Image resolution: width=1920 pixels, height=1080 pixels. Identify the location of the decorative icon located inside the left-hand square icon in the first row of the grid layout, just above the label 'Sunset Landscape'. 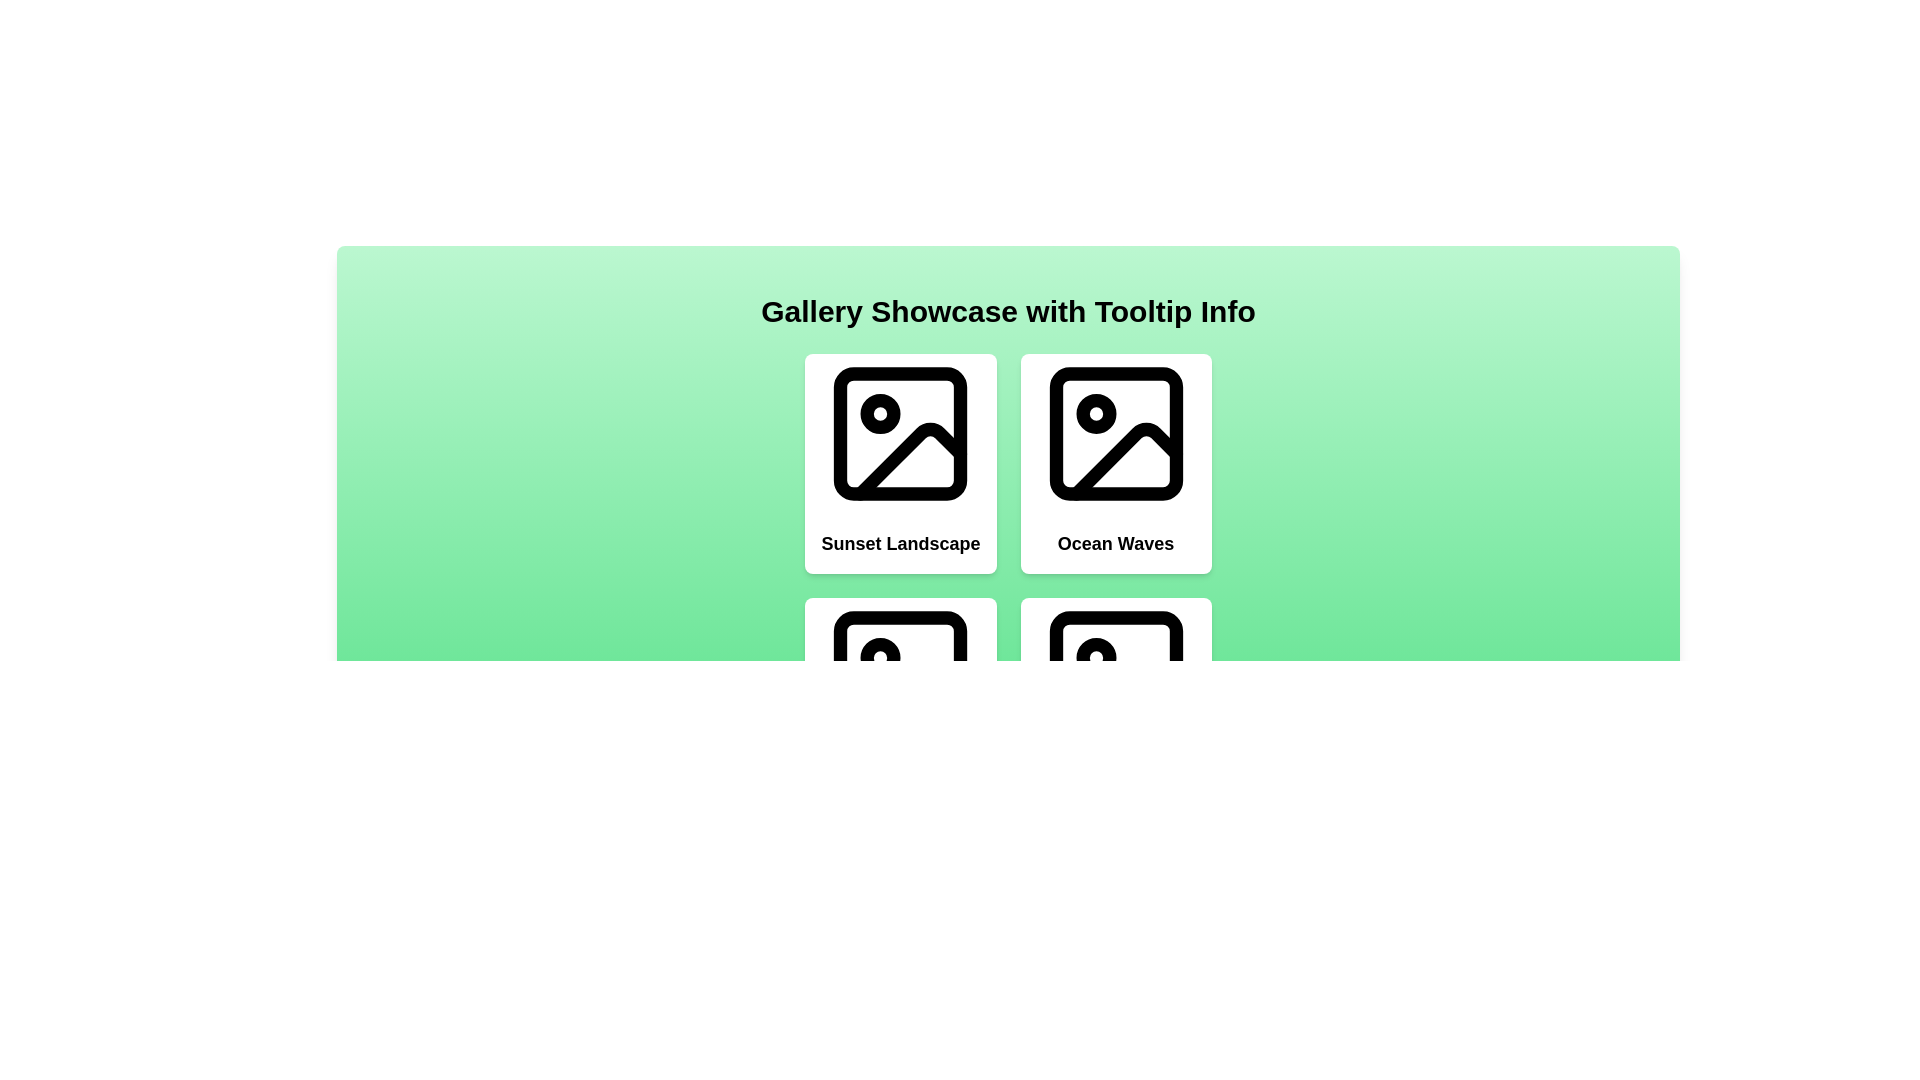
(910, 461).